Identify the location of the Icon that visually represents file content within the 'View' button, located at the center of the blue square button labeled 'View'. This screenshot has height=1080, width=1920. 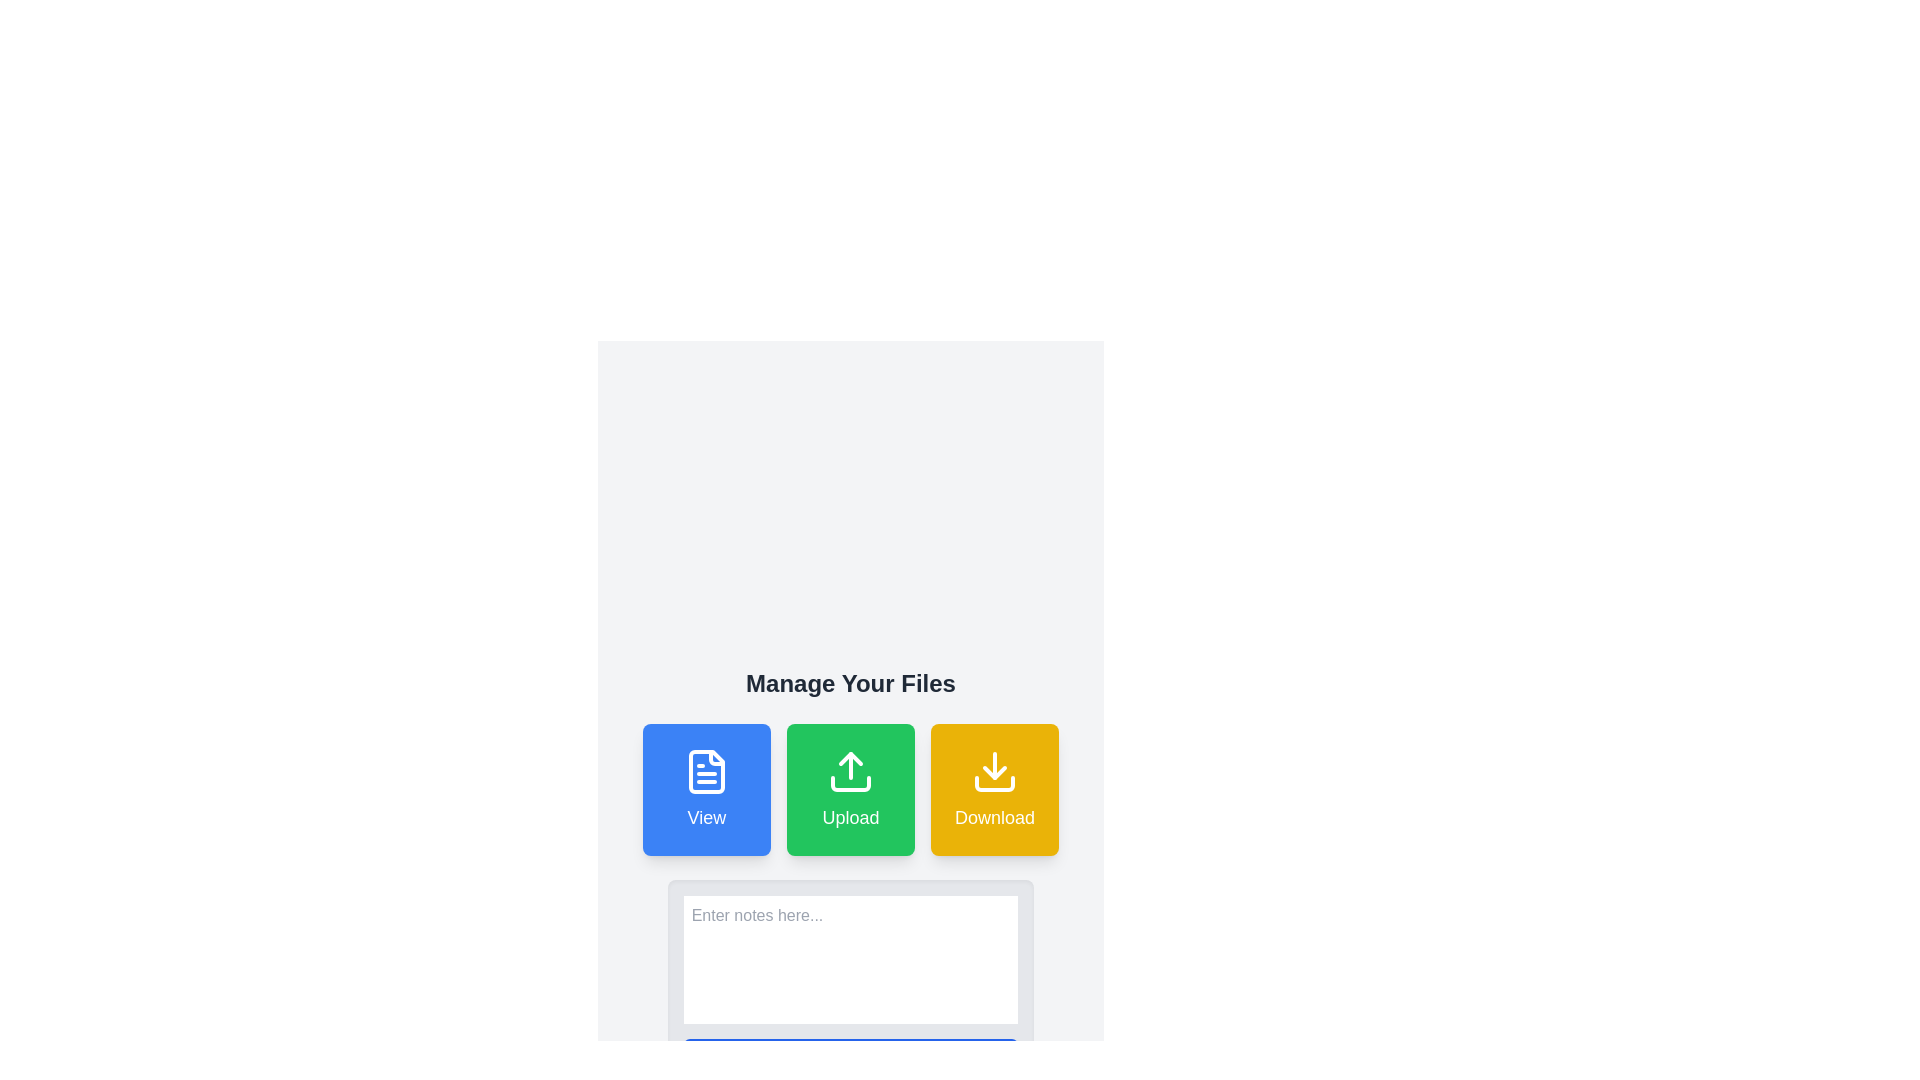
(706, 770).